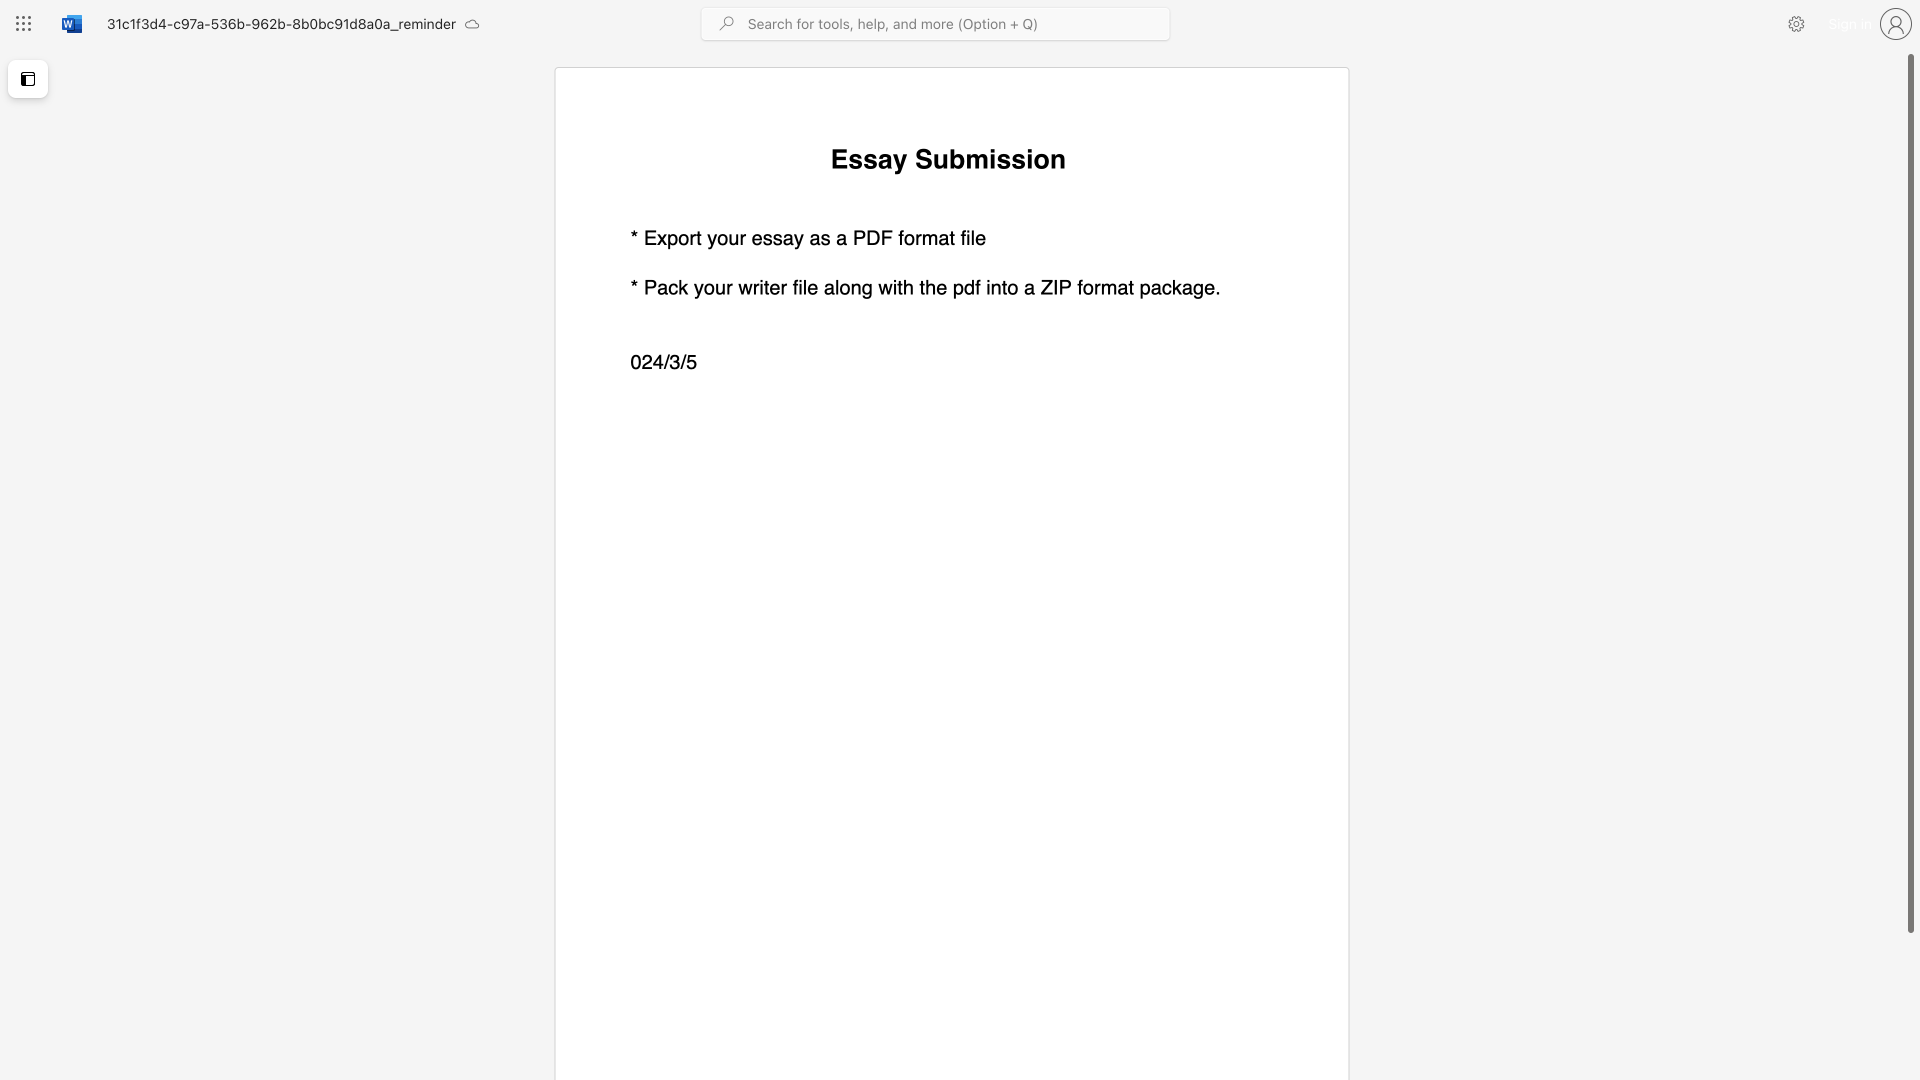 The width and height of the screenshot is (1920, 1080). What do you see at coordinates (750, 237) in the screenshot?
I see `the subset text "essa" within the text "* Export your essay"` at bounding box center [750, 237].